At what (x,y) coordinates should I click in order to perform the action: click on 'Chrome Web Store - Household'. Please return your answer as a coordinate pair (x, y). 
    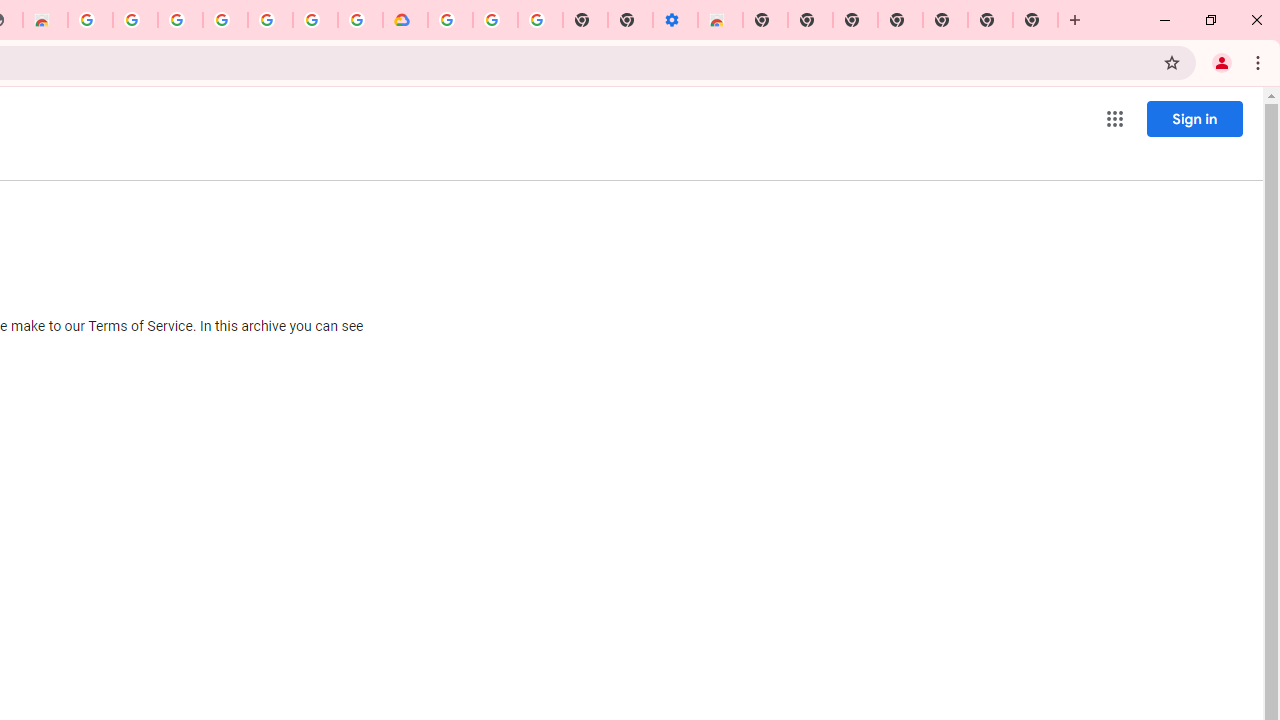
    Looking at the image, I should click on (45, 20).